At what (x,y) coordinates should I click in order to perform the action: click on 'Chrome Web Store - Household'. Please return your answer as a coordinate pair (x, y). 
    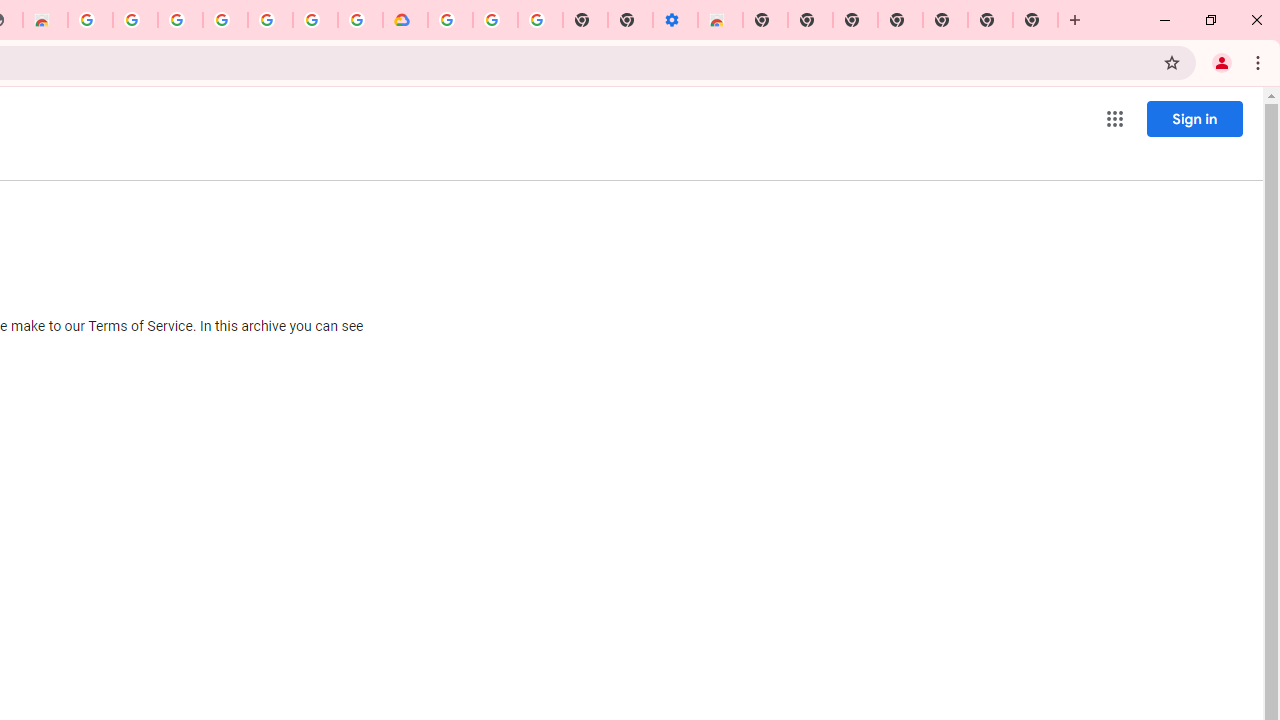
    Looking at the image, I should click on (45, 20).